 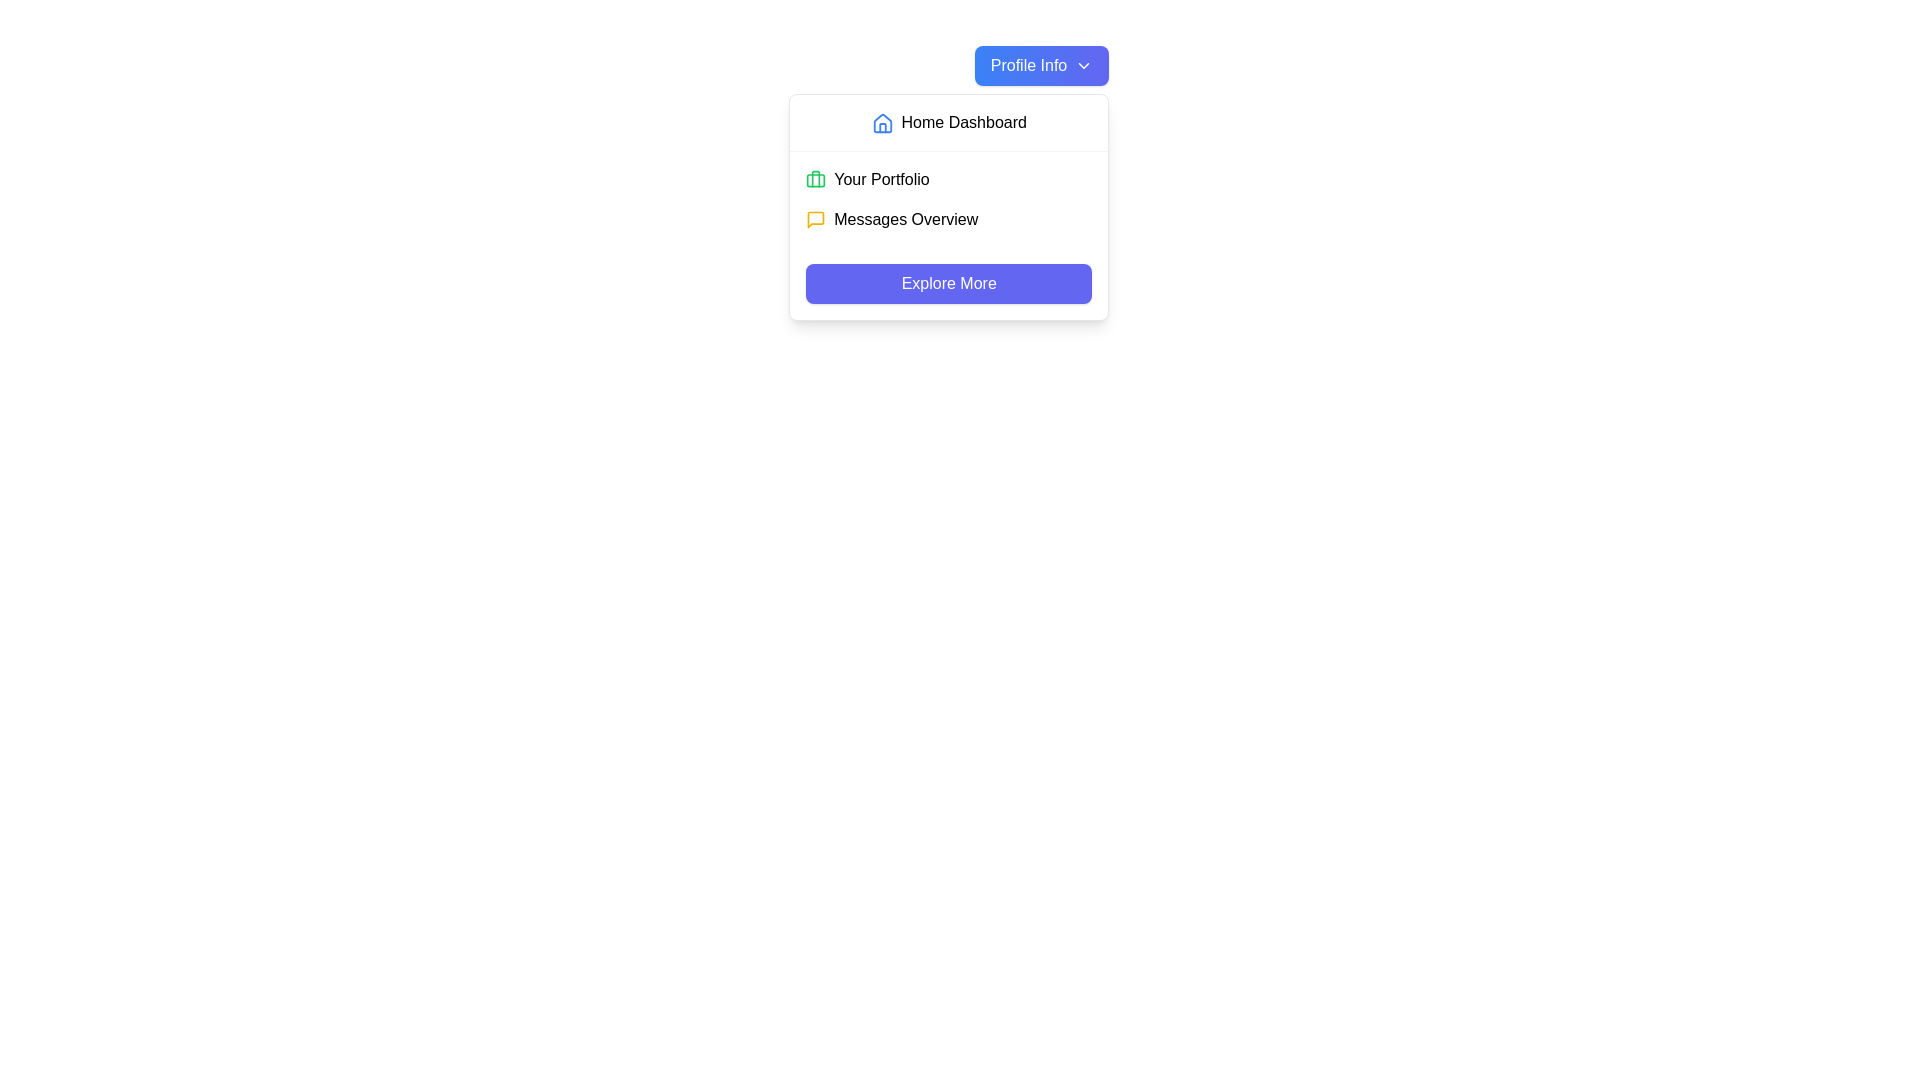 What do you see at coordinates (948, 284) in the screenshot?
I see `the action trigger button located at the bottom of the dropdown menu` at bounding box center [948, 284].